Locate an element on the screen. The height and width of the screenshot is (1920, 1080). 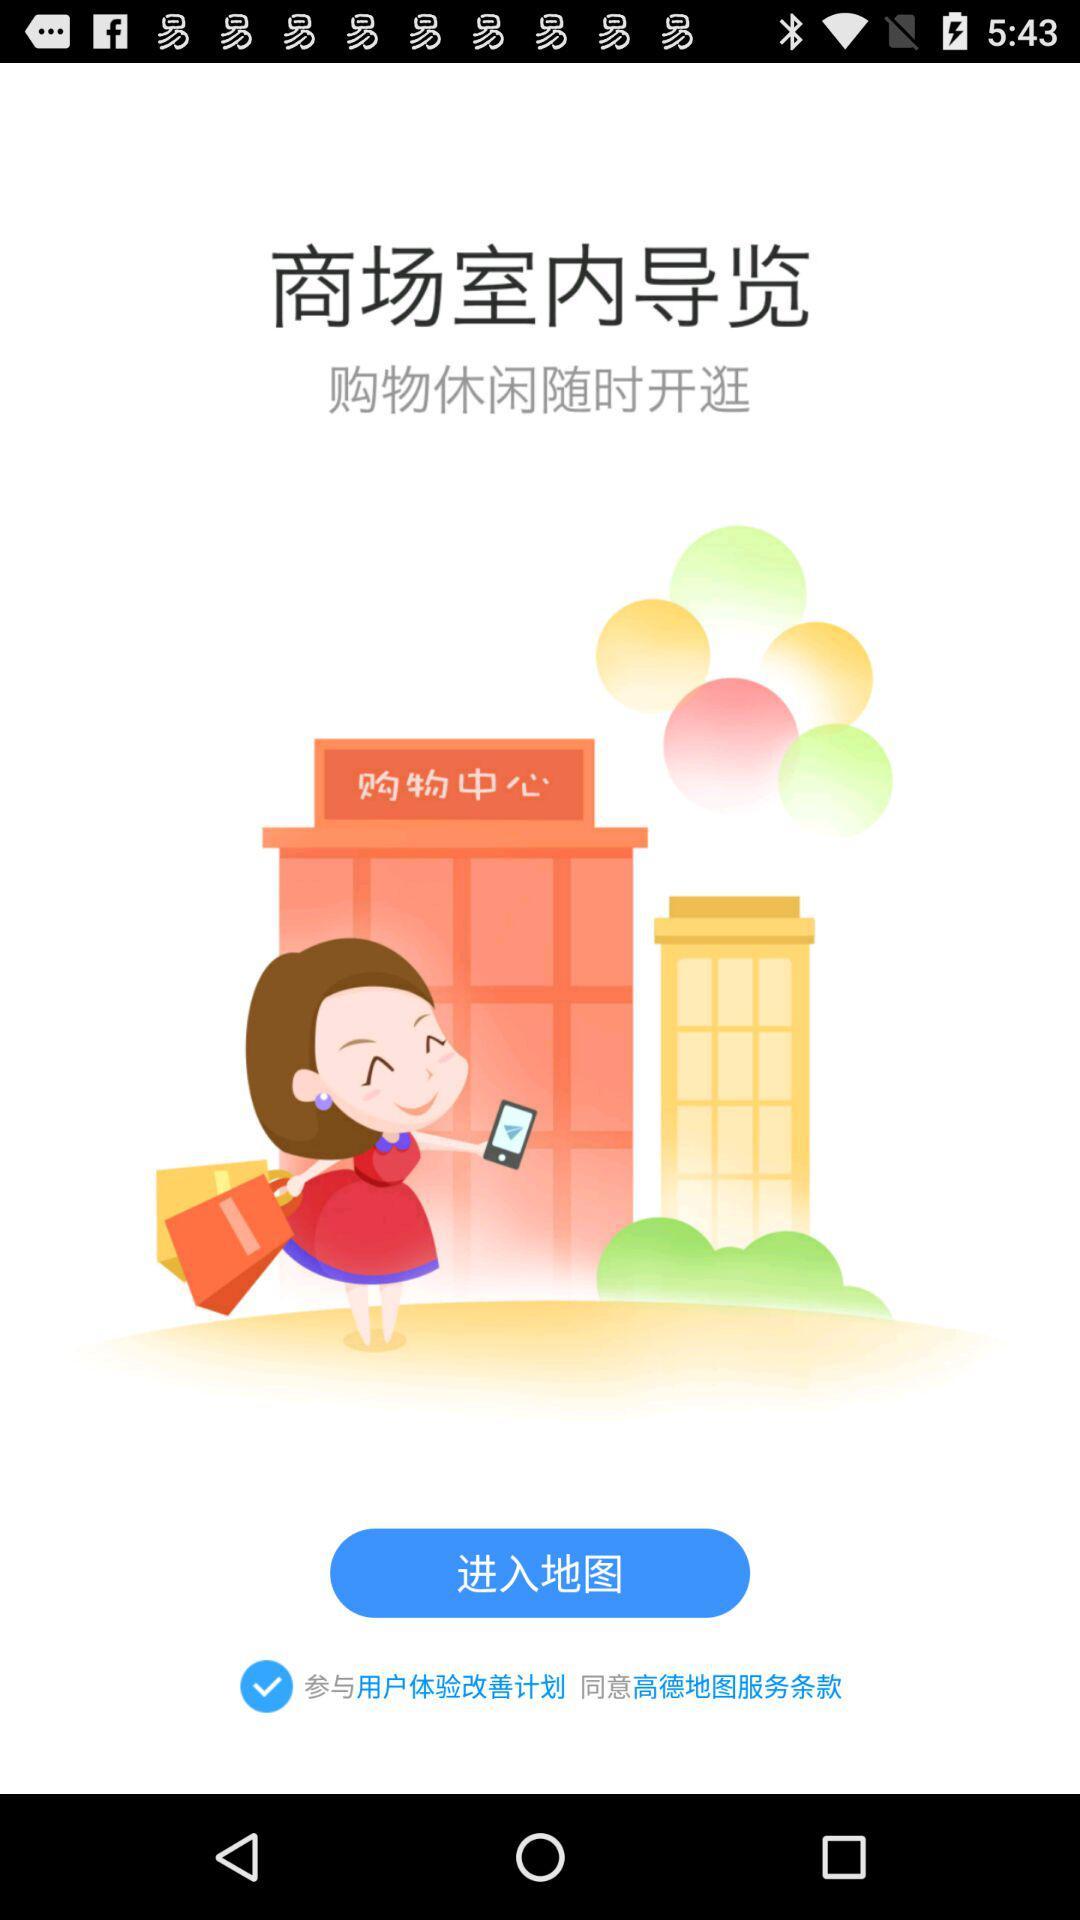
the app at the bottom right corner is located at coordinates (737, 1685).